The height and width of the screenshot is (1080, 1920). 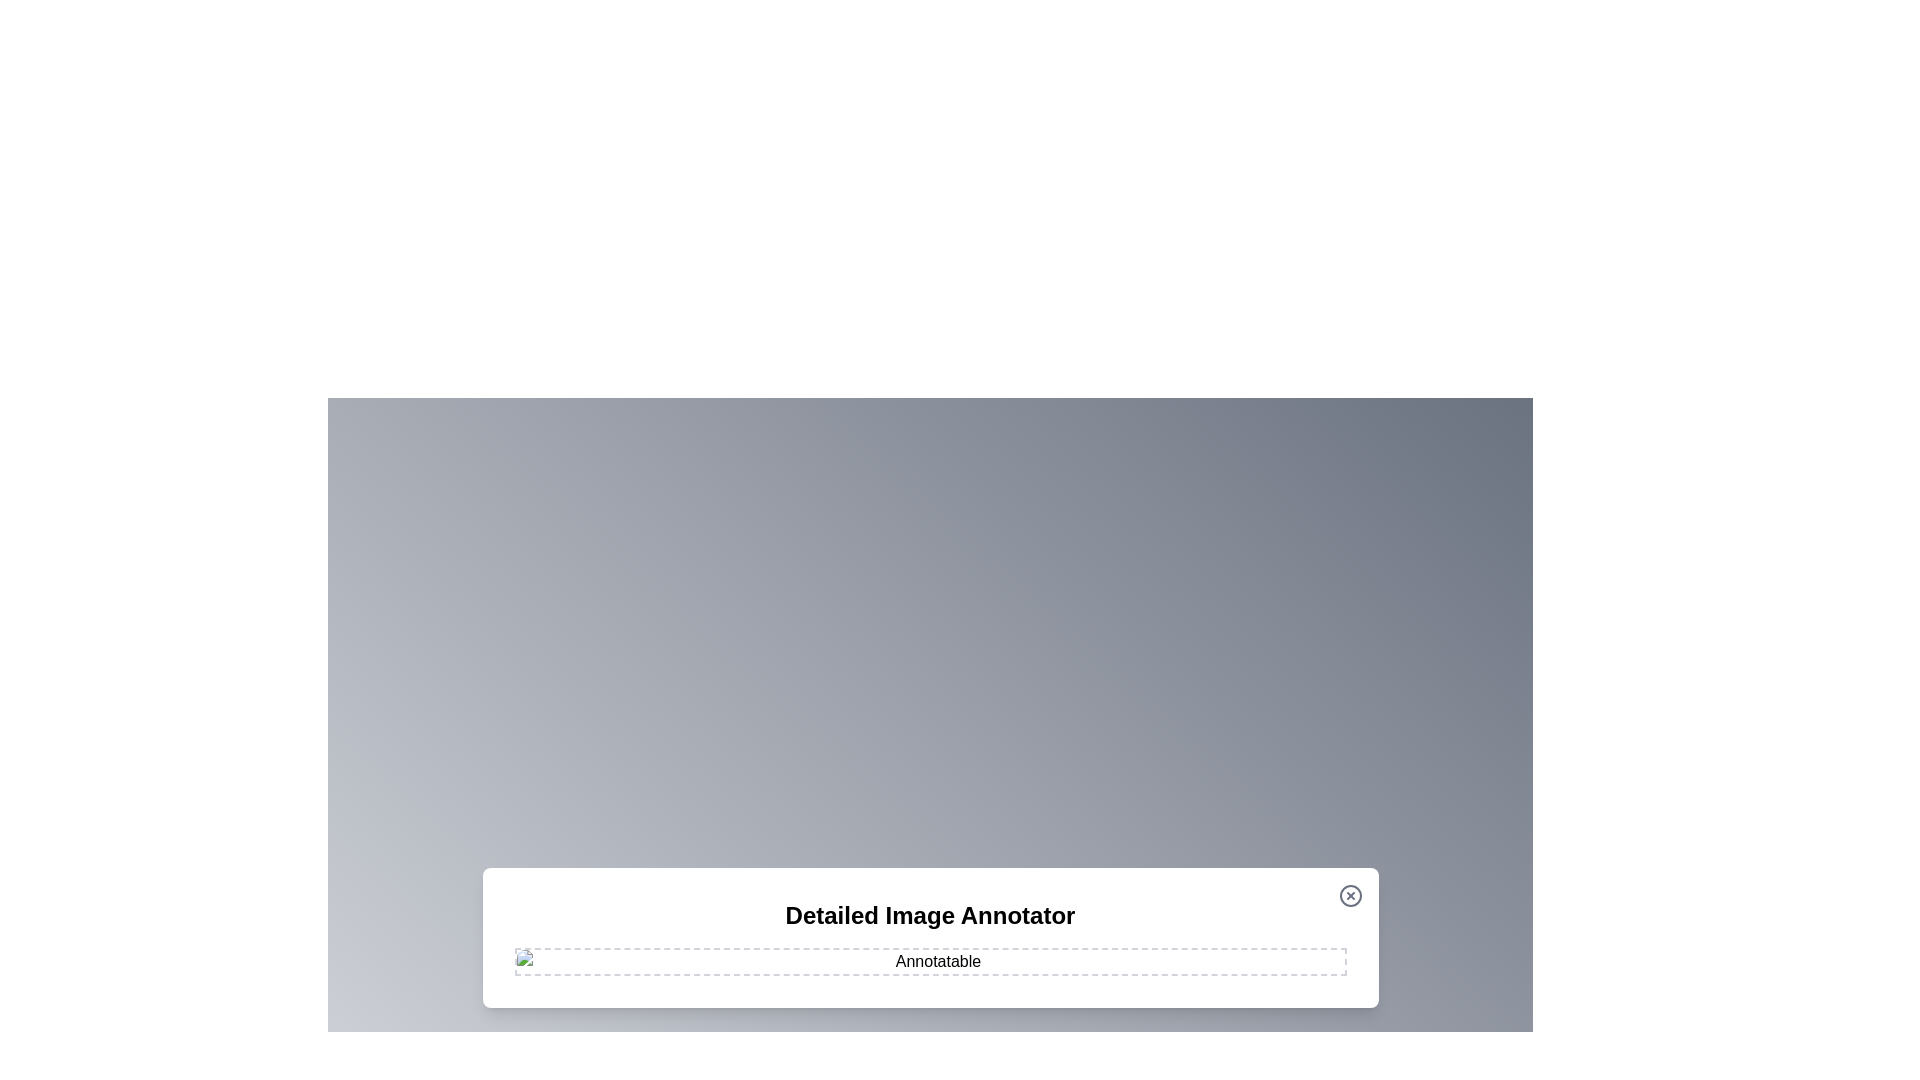 I want to click on the image at coordinates (537, 962) to add an annotation, so click(x=537, y=960).